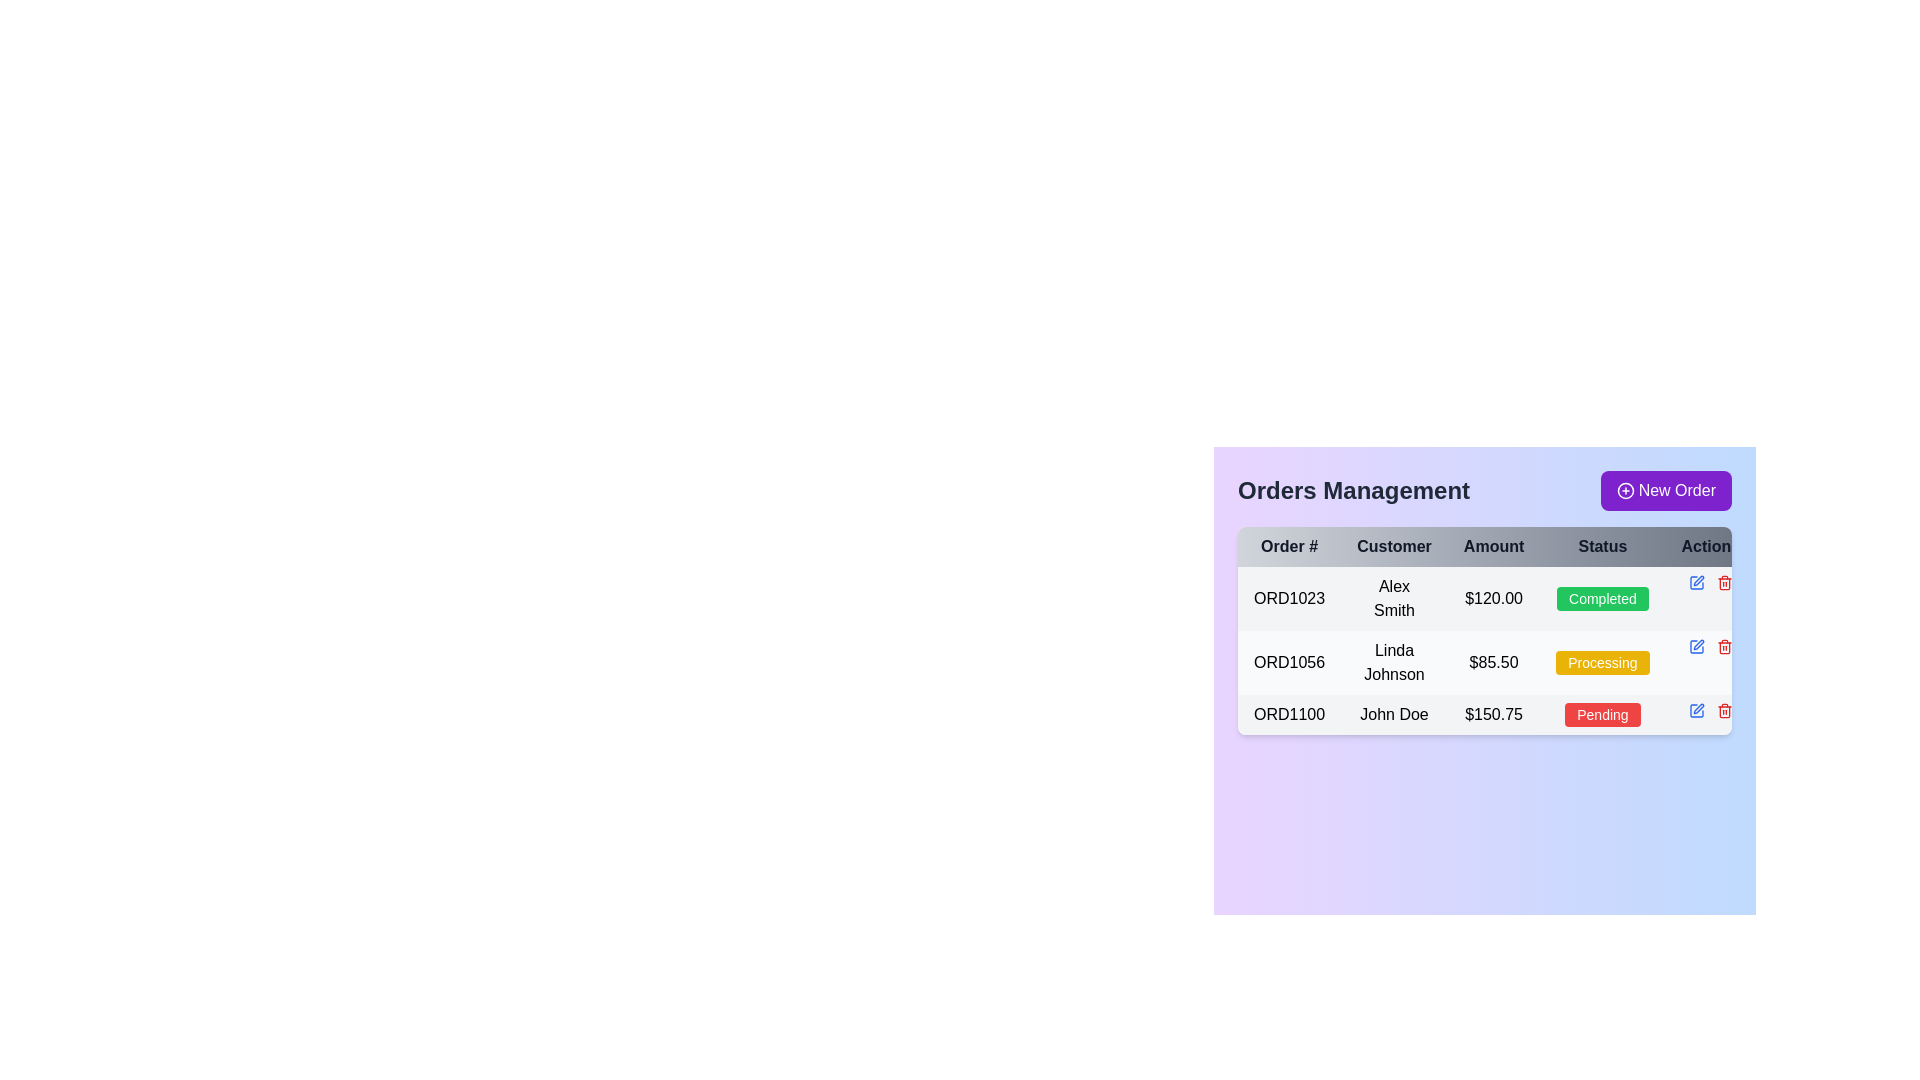 The height and width of the screenshot is (1080, 1920). What do you see at coordinates (1625, 490) in the screenshot?
I see `the circular purple icon that is part of the 'New Order' button located at the upper-right corner of the orders management panel` at bounding box center [1625, 490].